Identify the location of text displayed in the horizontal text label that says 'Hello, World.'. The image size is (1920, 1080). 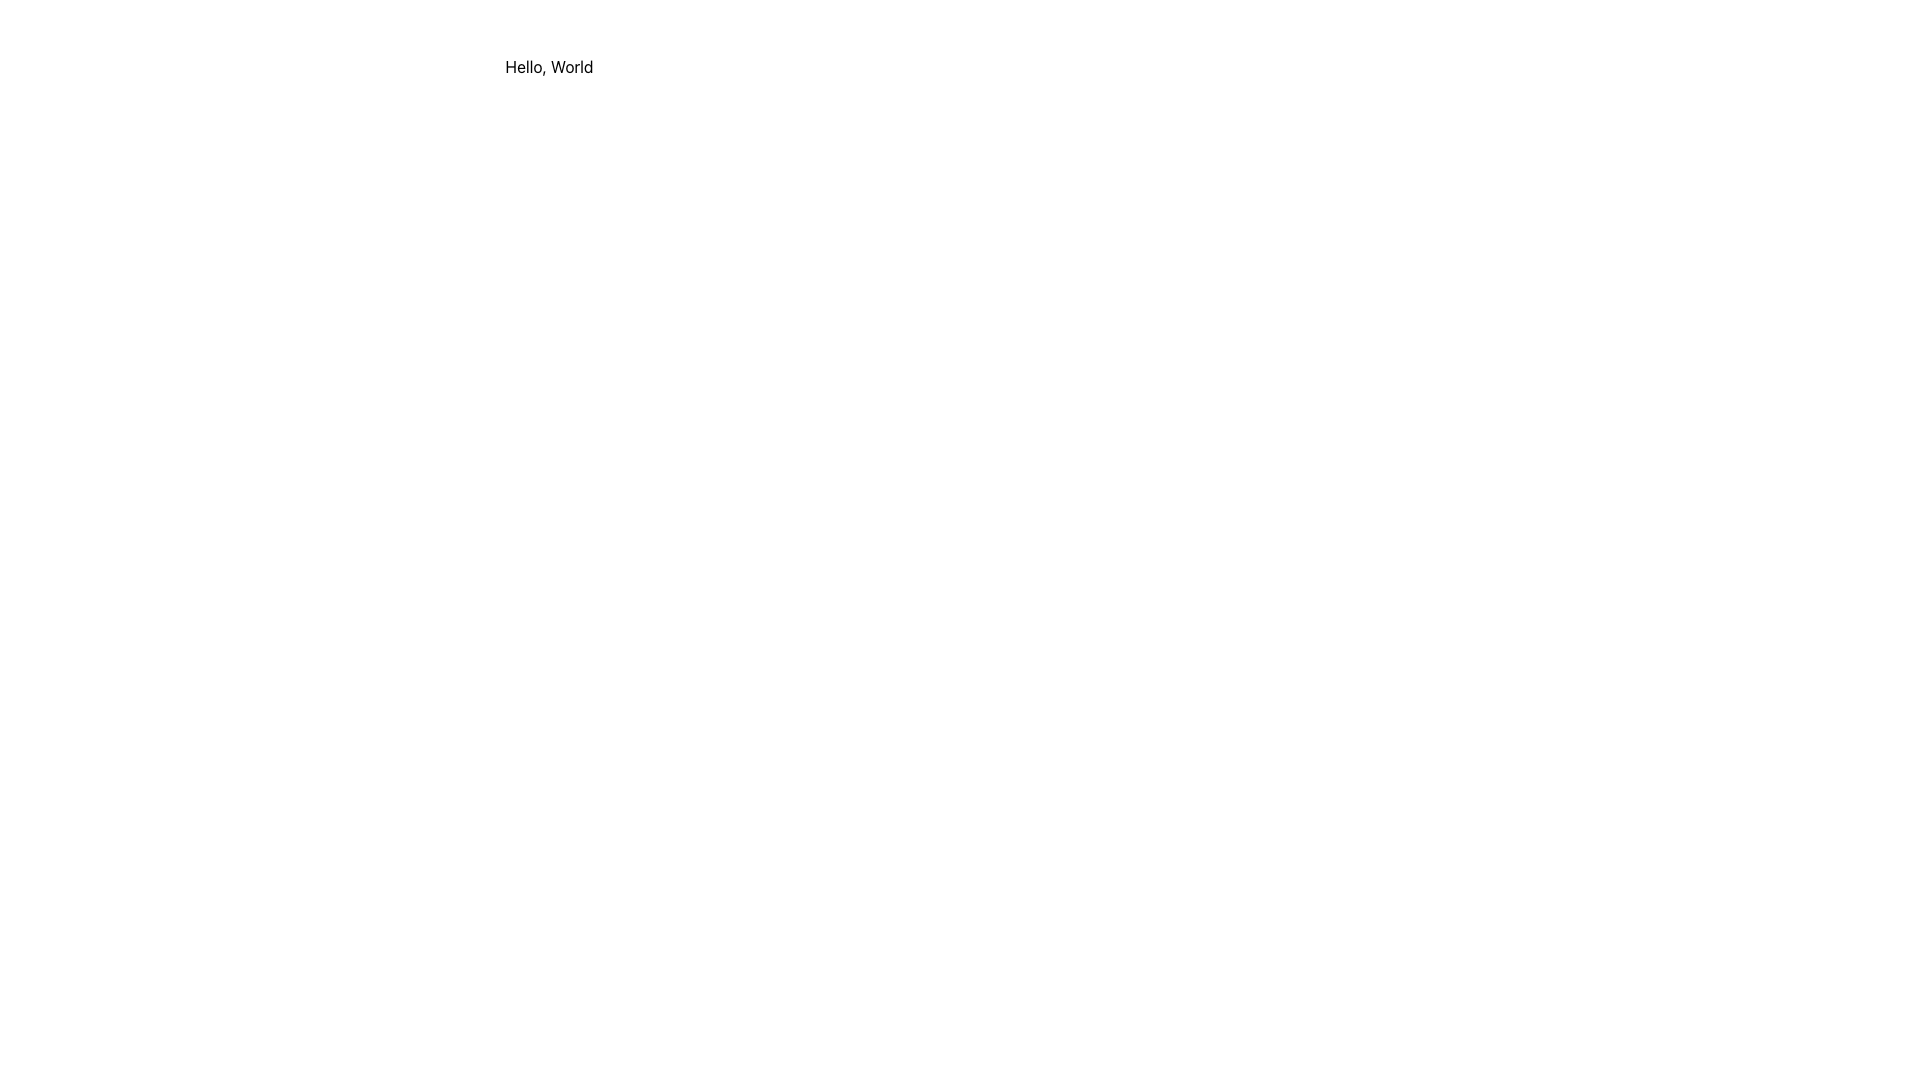
(549, 65).